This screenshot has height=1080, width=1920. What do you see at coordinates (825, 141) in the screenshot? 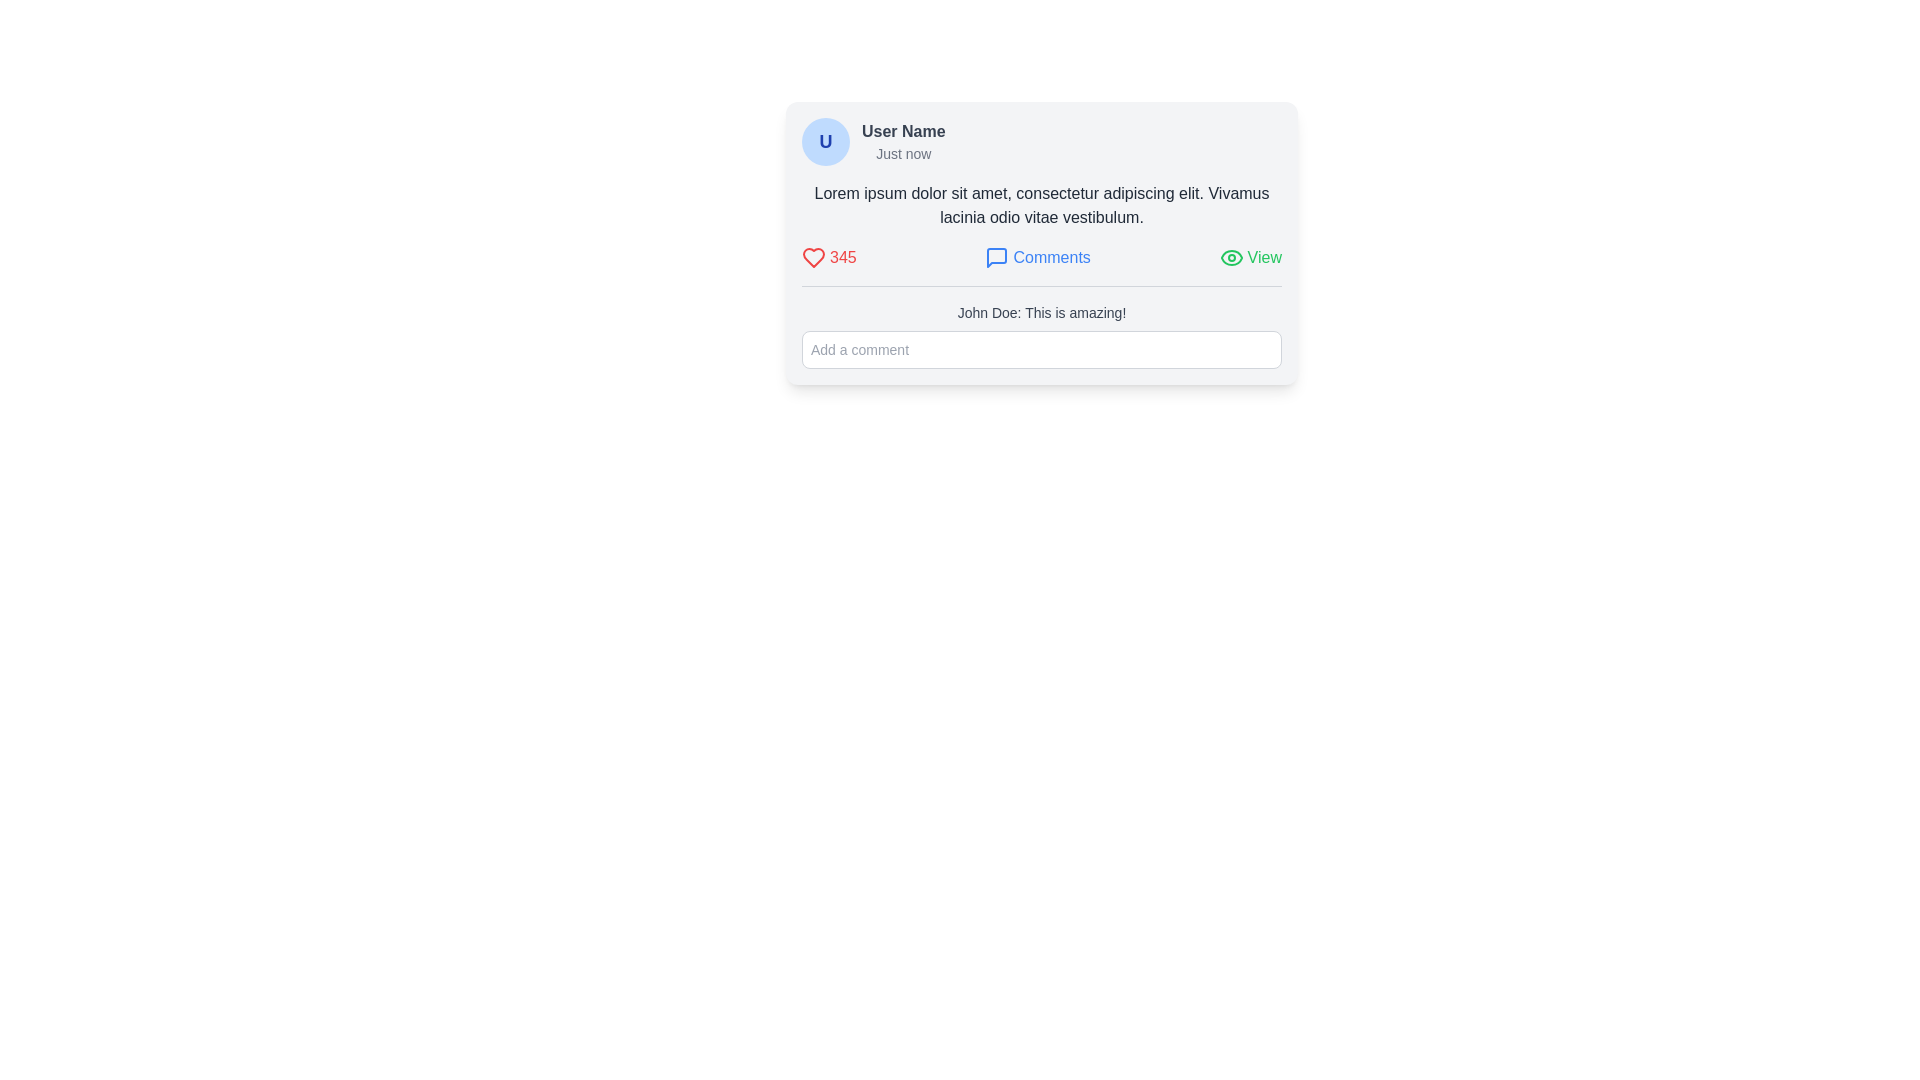
I see `the Avatar or profile icon located at the top-left side of the user card component, which visually represents the user's profile picture` at bounding box center [825, 141].